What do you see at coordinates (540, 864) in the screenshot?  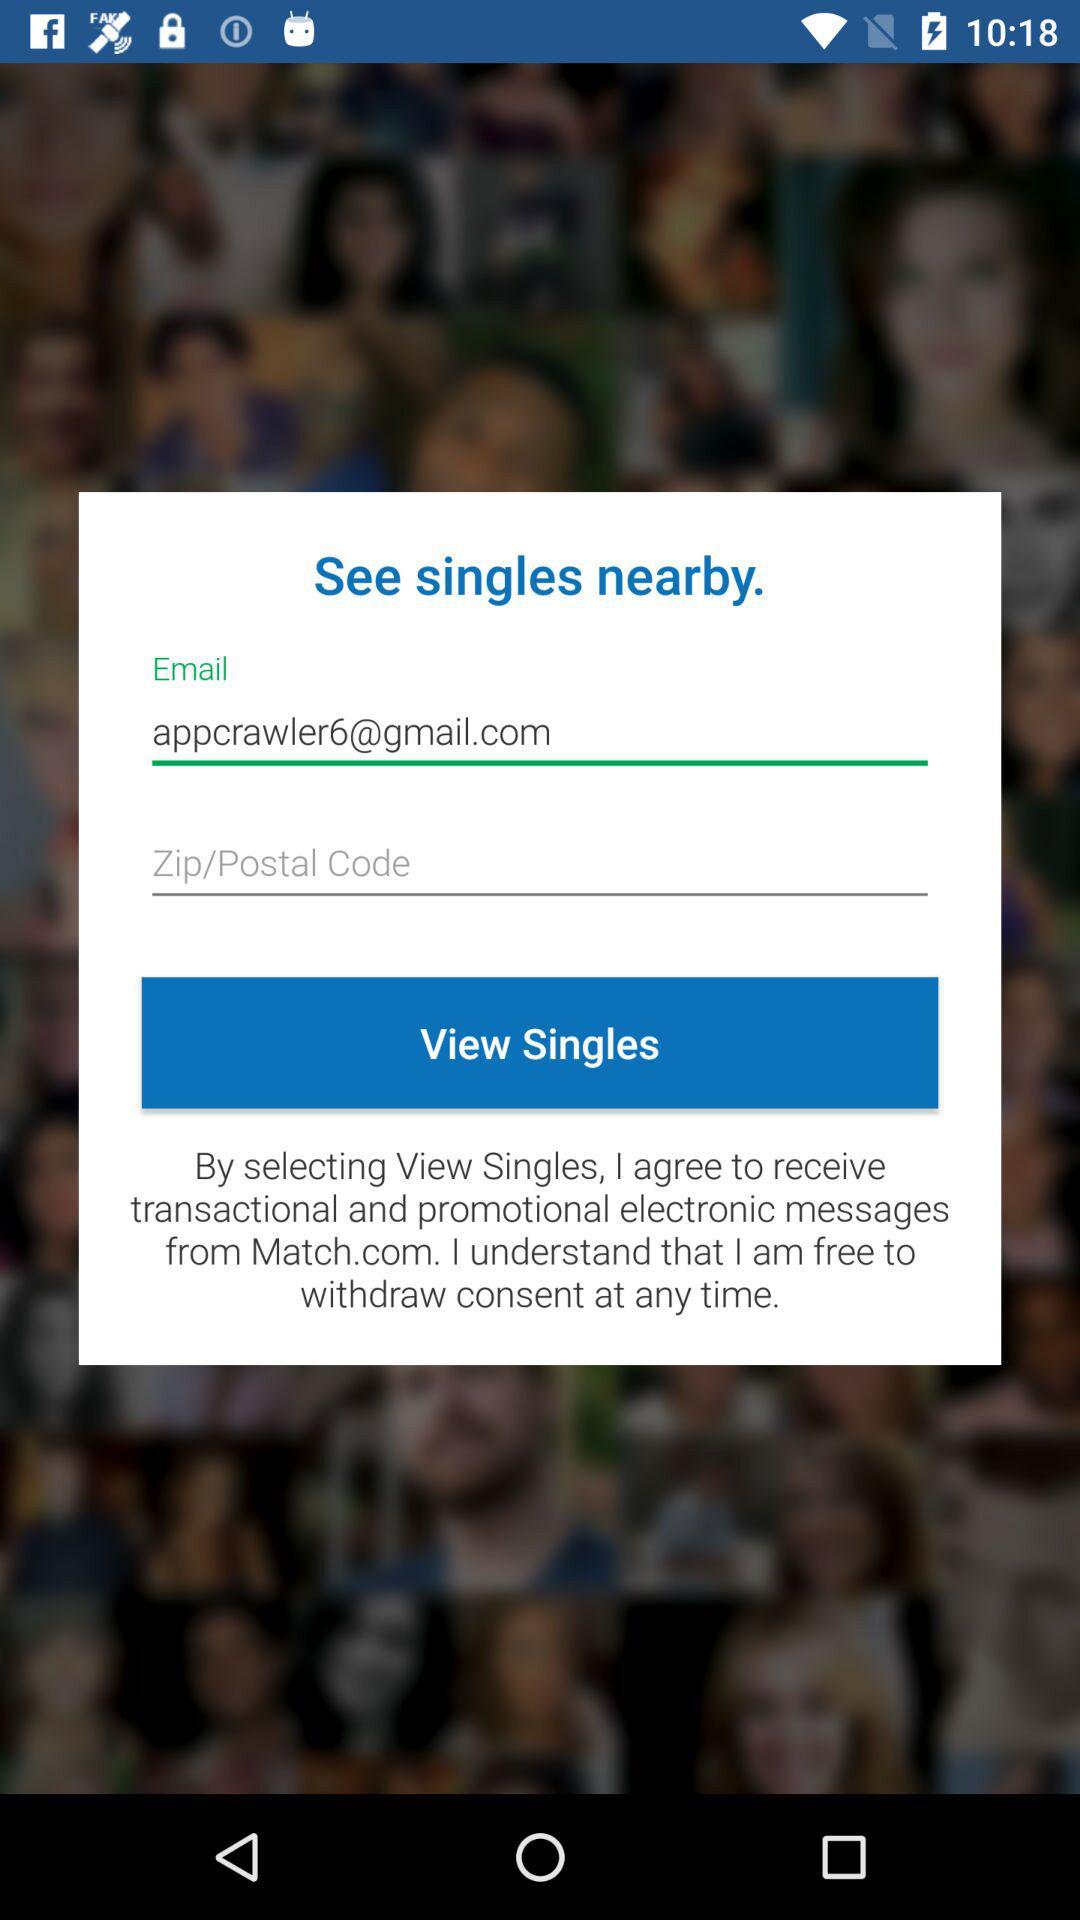 I see `password page` at bounding box center [540, 864].